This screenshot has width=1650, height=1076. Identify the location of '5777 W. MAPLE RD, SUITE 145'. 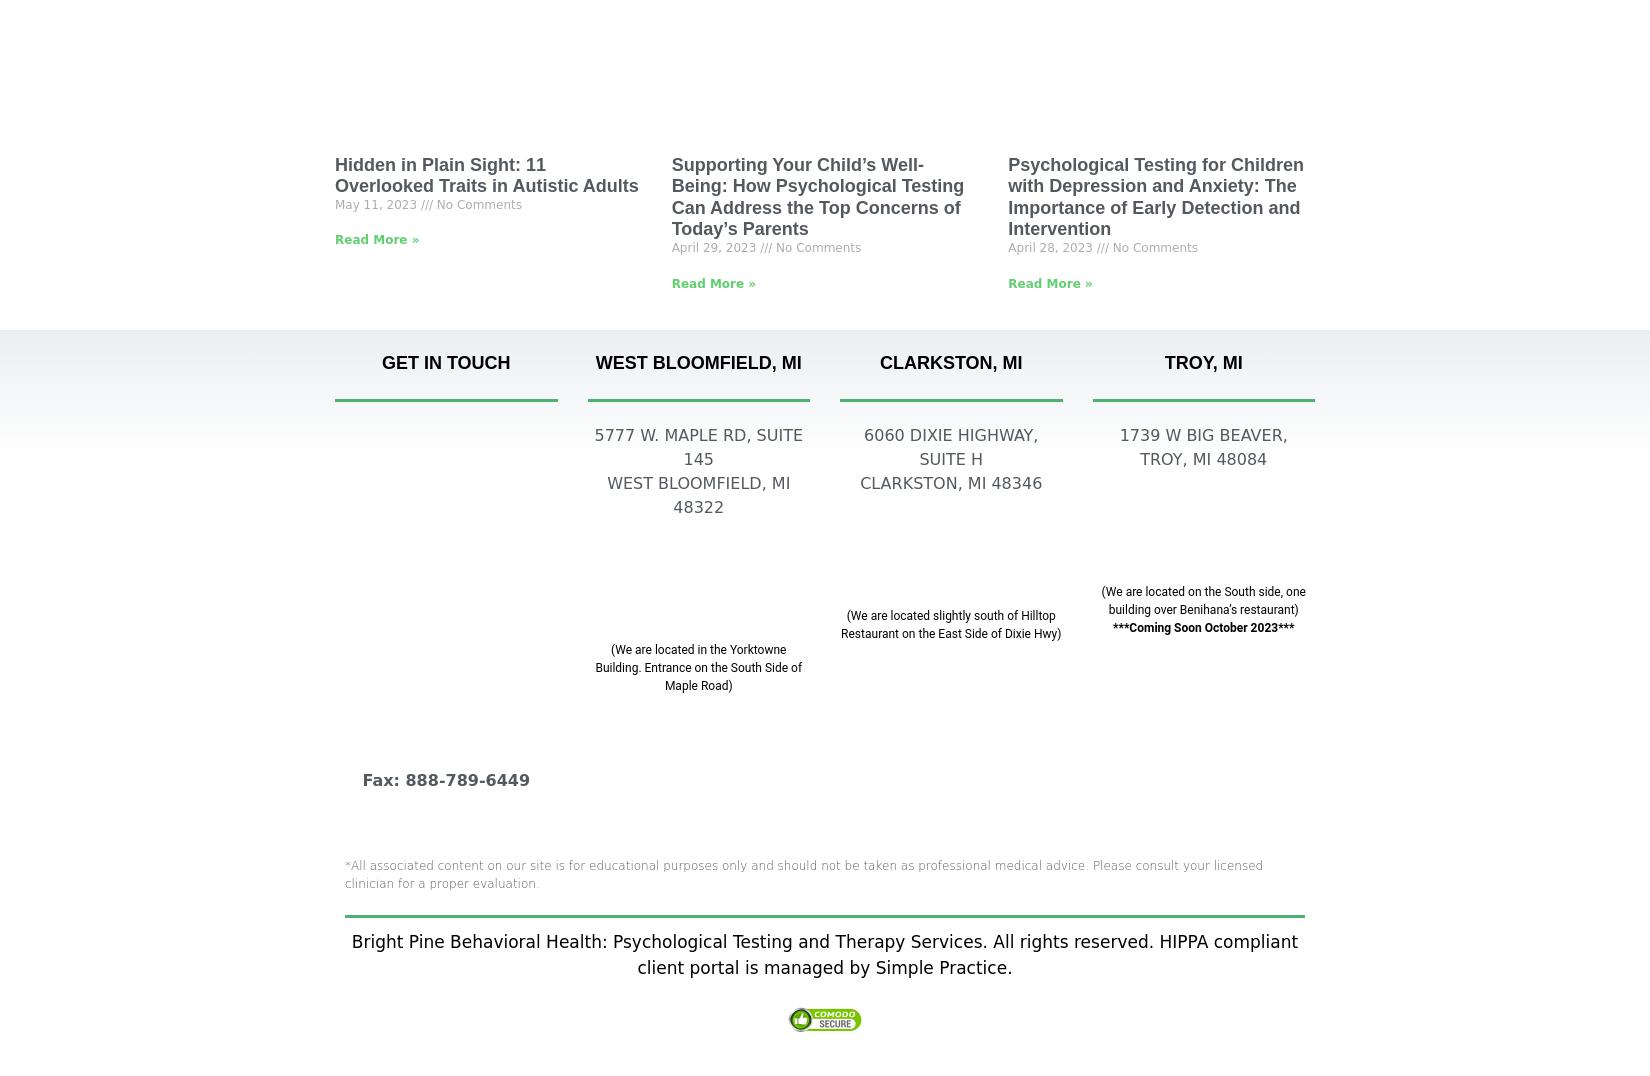
(697, 447).